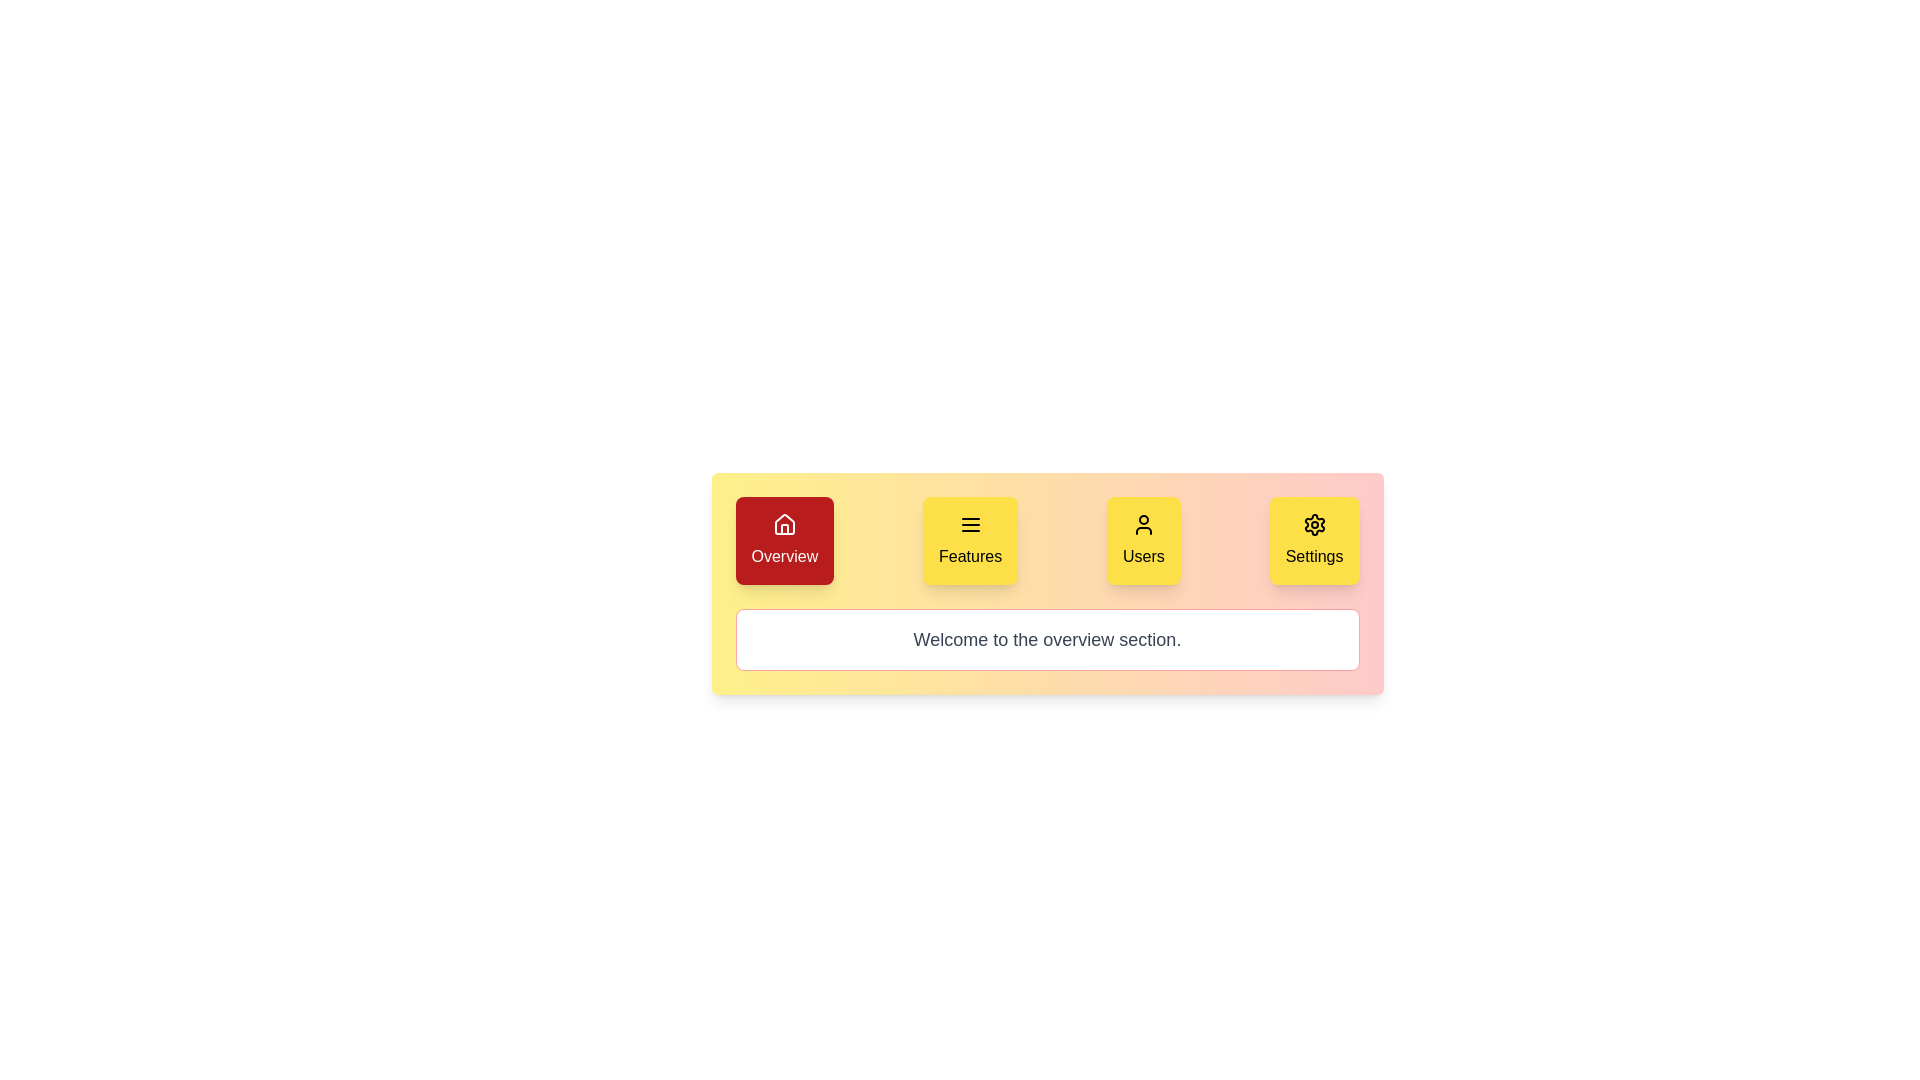 The image size is (1920, 1080). I want to click on the Settings tab to switch to it, so click(1314, 540).